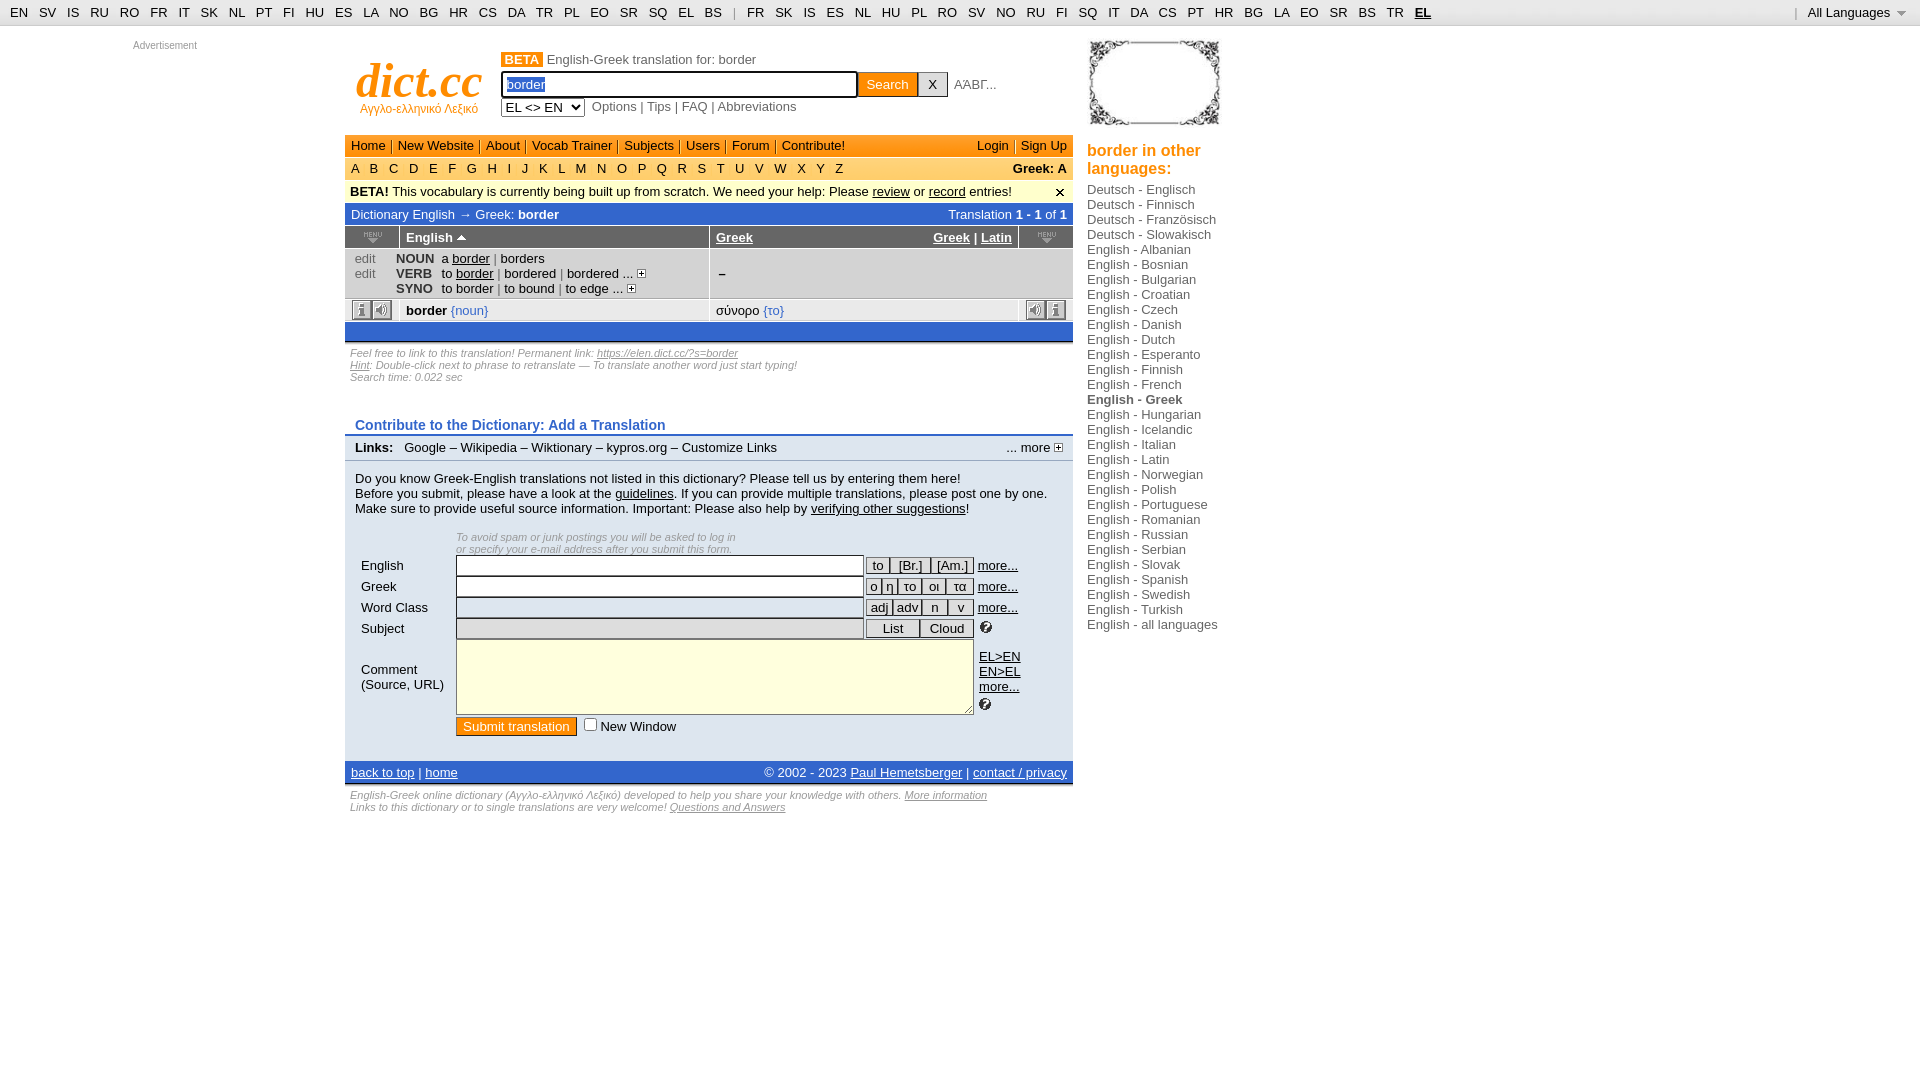  Describe the element at coordinates (1042, 144) in the screenshot. I see `'Sign Up'` at that location.